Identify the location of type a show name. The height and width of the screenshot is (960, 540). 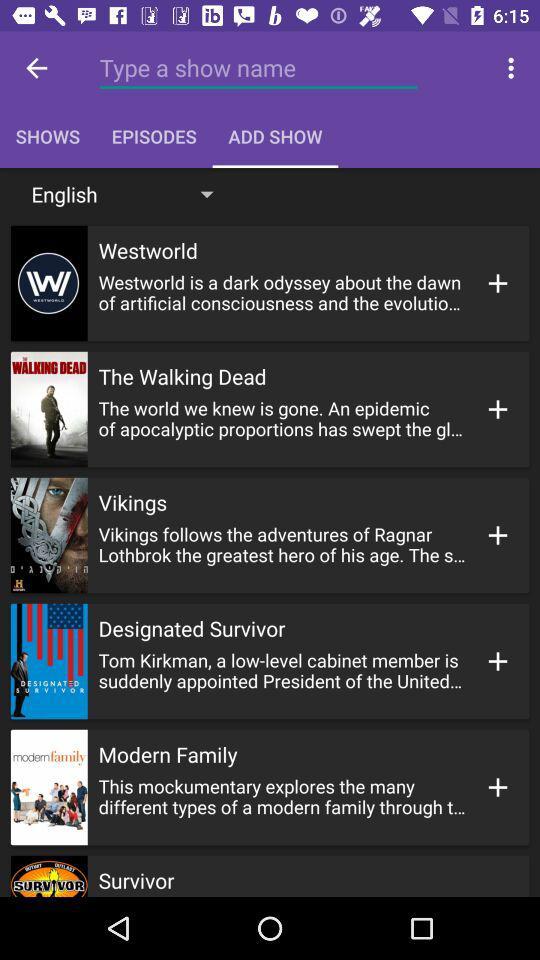
(258, 68).